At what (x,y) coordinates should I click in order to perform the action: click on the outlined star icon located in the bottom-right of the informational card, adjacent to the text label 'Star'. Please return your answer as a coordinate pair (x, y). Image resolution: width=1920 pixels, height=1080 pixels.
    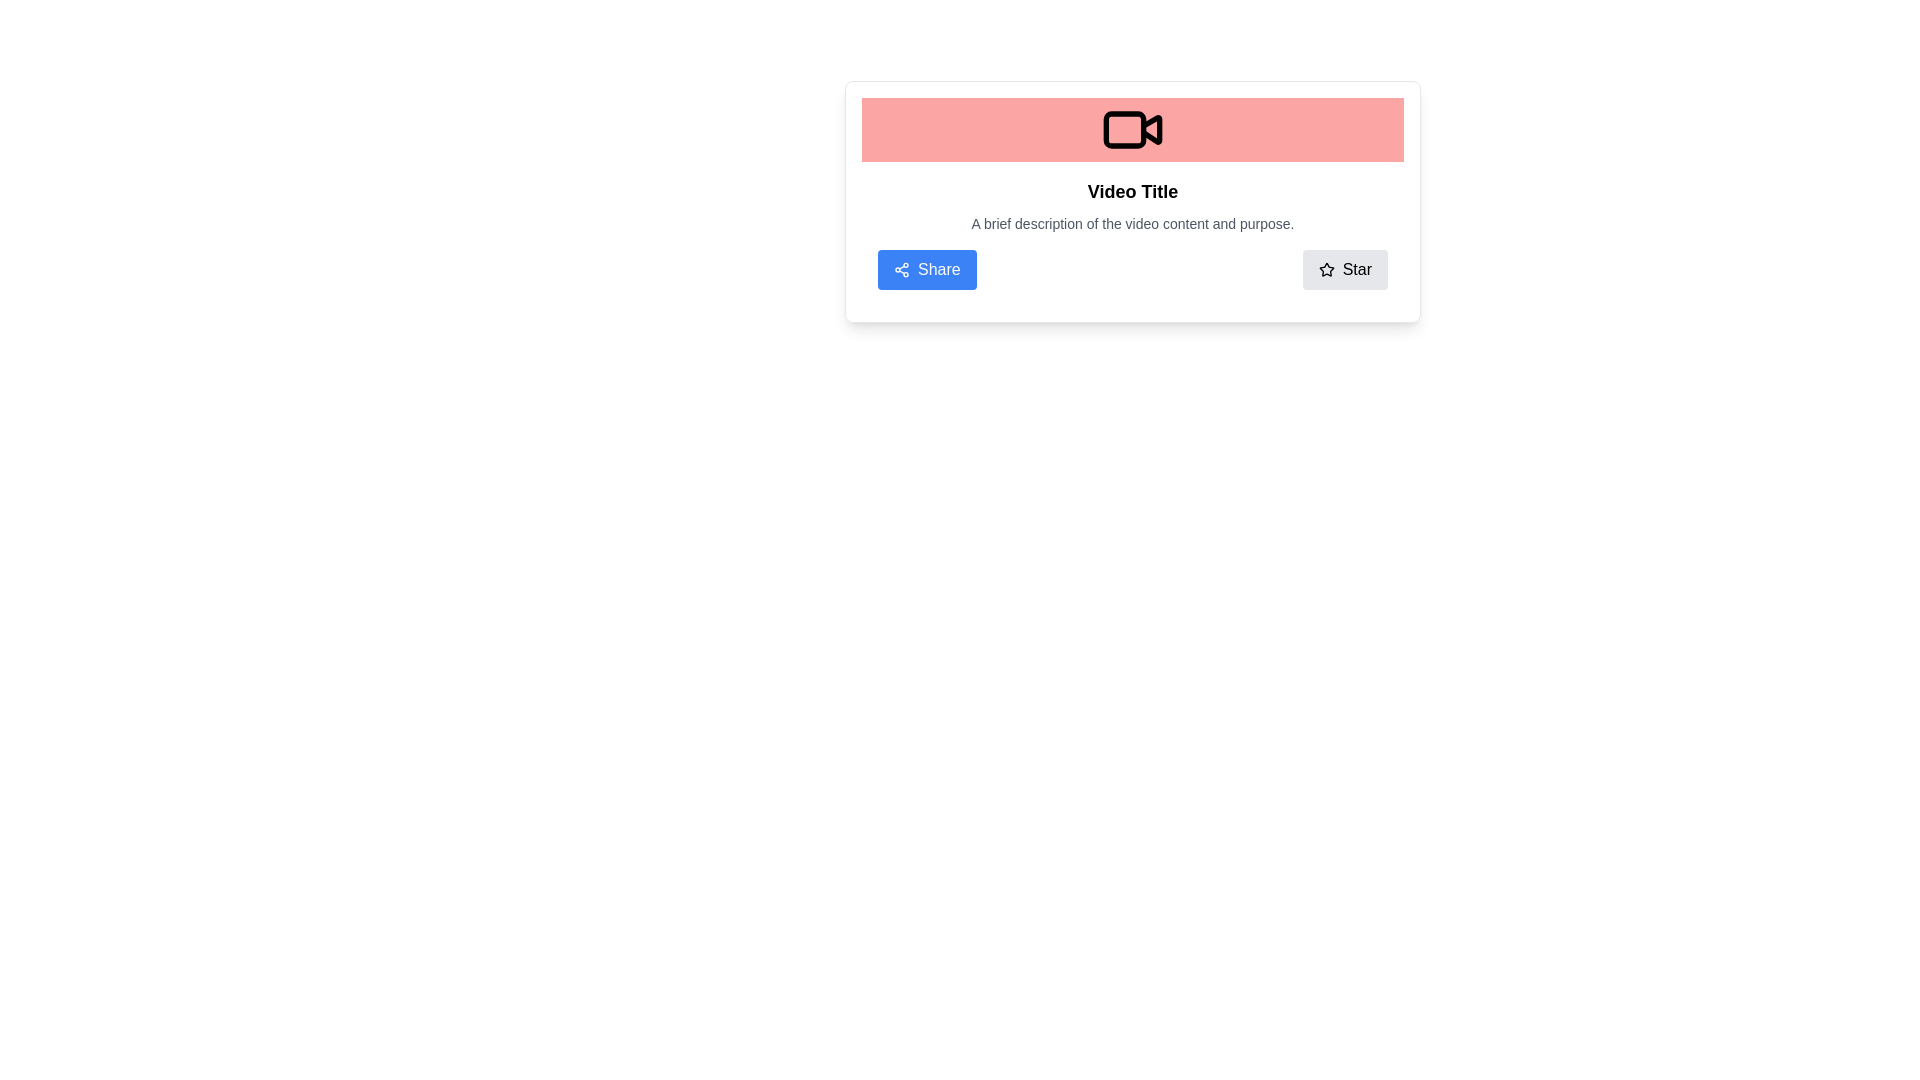
    Looking at the image, I should click on (1326, 270).